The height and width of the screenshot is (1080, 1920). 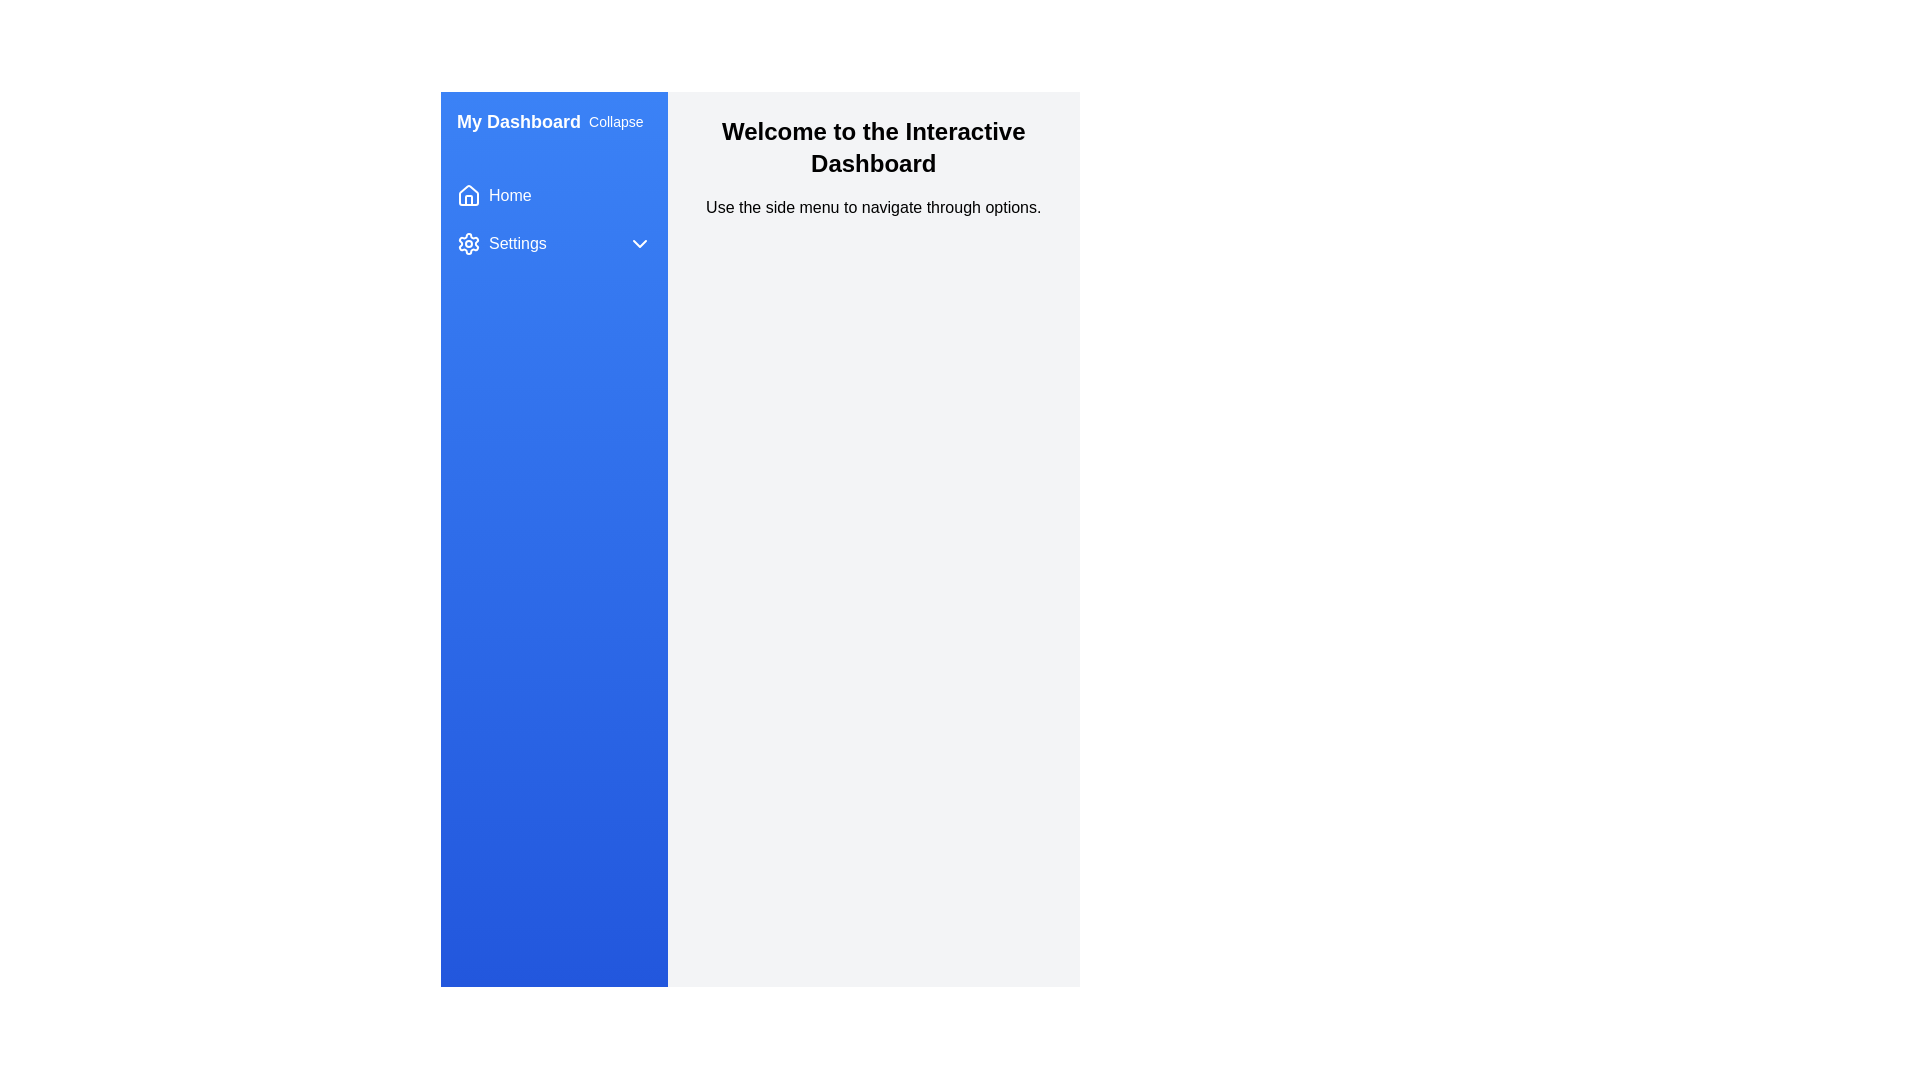 I want to click on the static text element that reads 'Use the side menu to navigate through options', located below the header 'Welcome to the Interactive Dashboard', so click(x=873, y=208).